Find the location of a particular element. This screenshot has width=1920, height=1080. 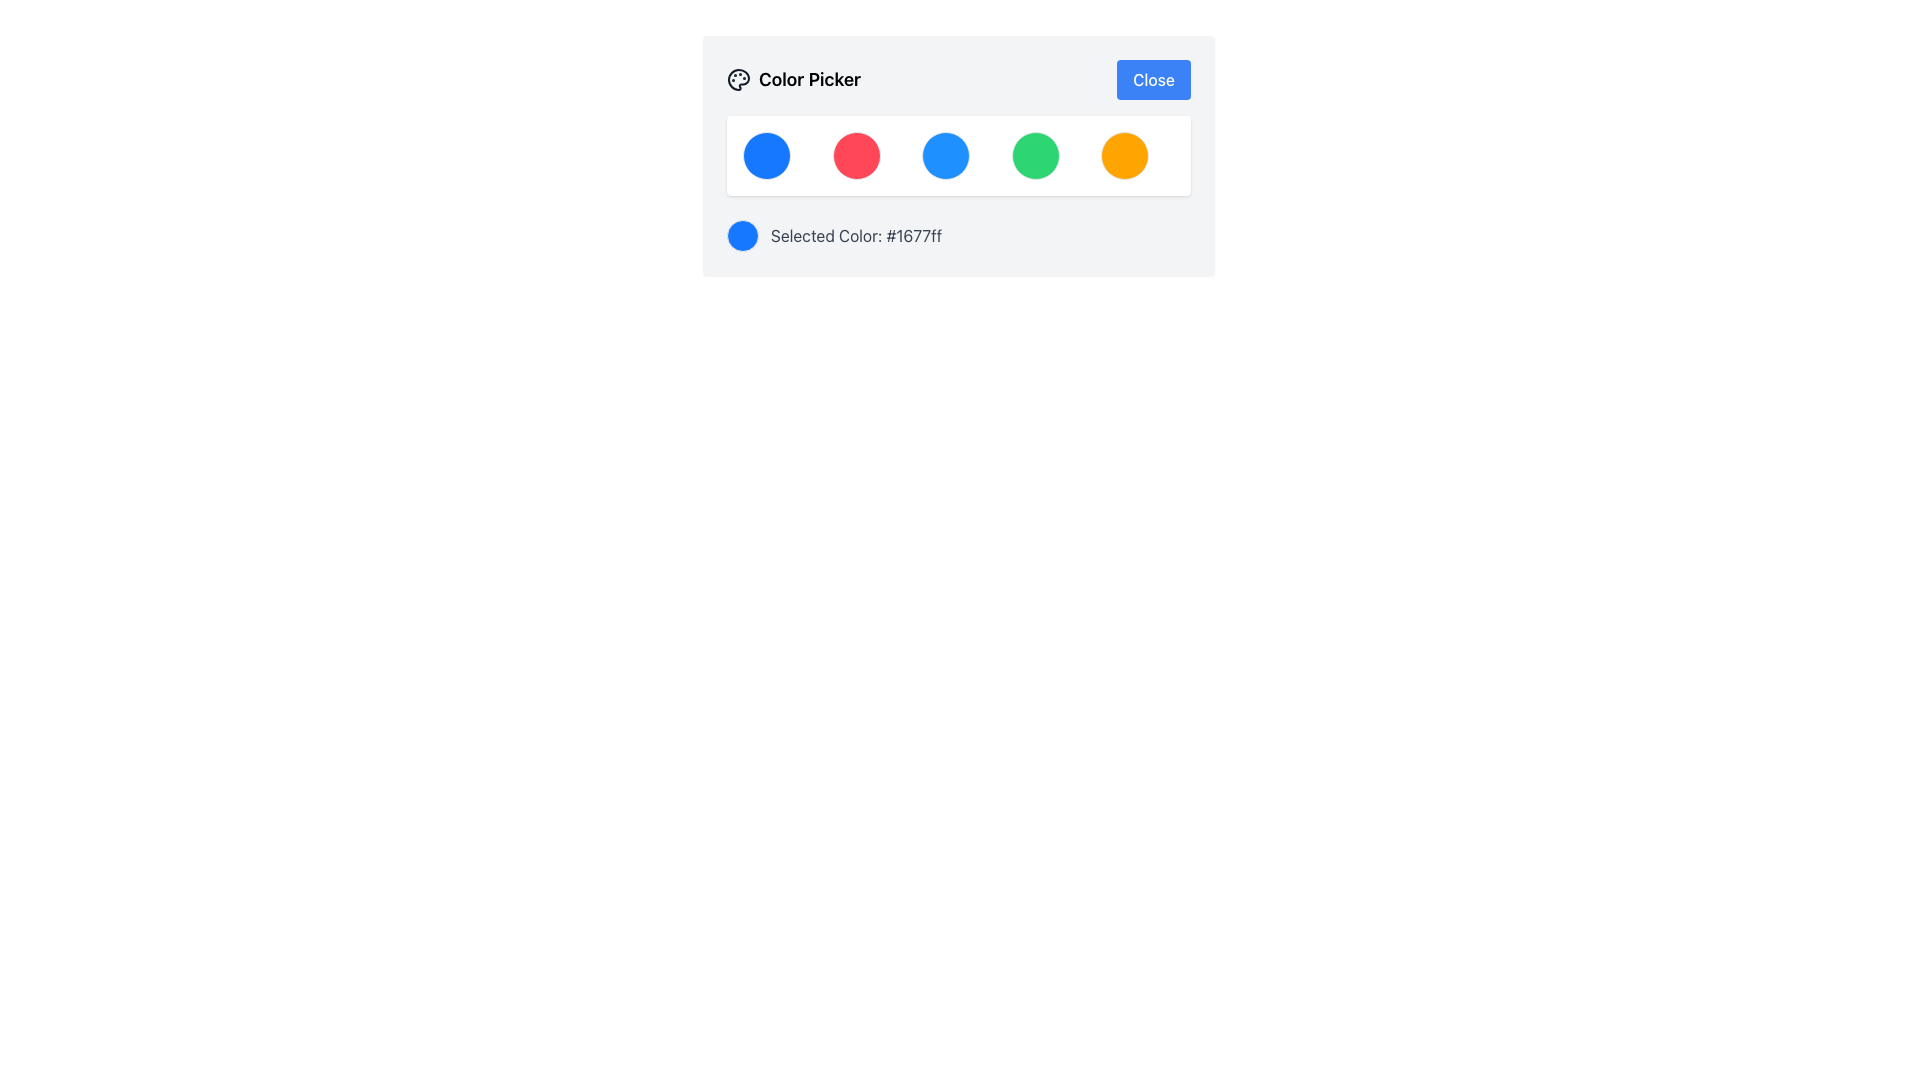

the circular red button located in the second position of a grid of five buttons below the 'Color Picker' header is located at coordinates (856, 154).